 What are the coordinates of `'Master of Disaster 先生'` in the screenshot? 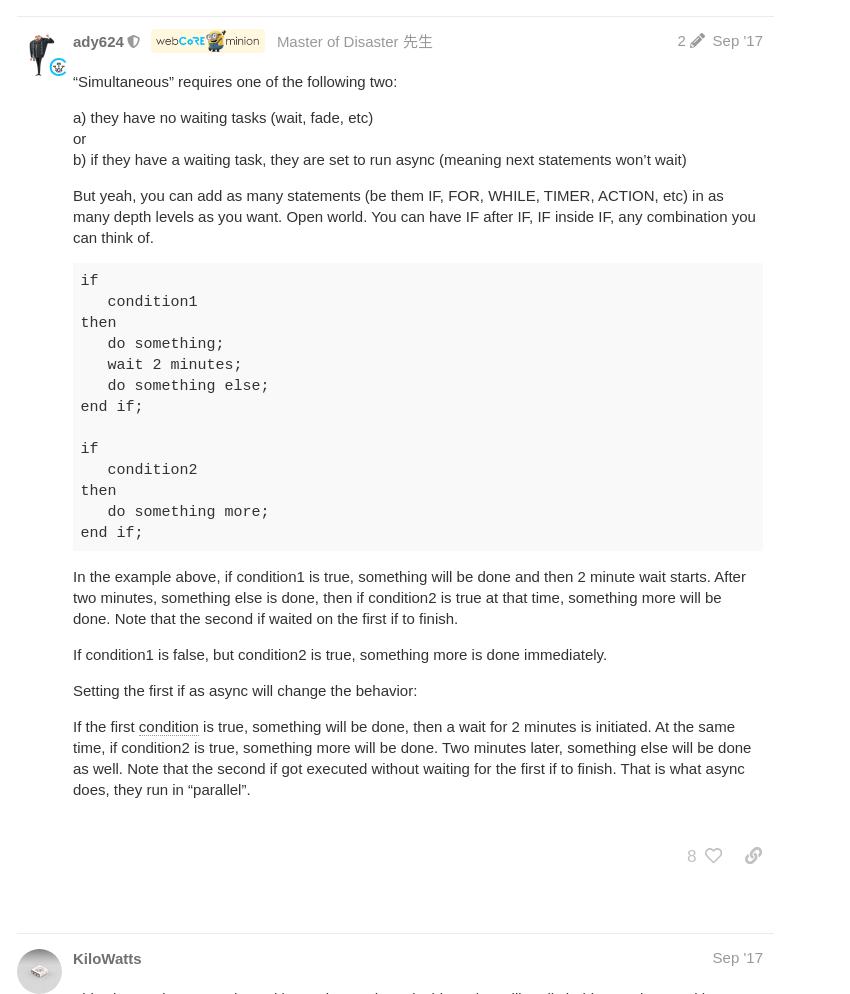 It's located at (353, 39).